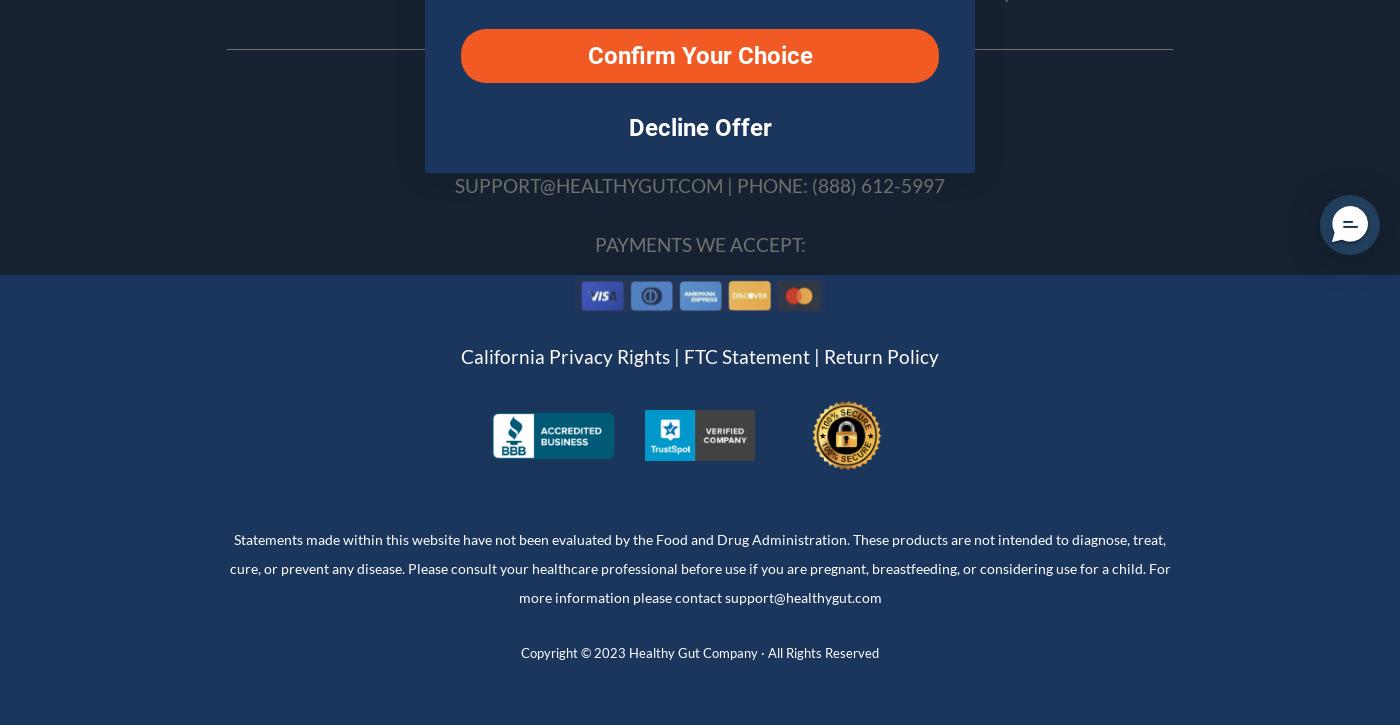 The image size is (1400, 725). What do you see at coordinates (747, 356) in the screenshot?
I see `'FTC Statement'` at bounding box center [747, 356].